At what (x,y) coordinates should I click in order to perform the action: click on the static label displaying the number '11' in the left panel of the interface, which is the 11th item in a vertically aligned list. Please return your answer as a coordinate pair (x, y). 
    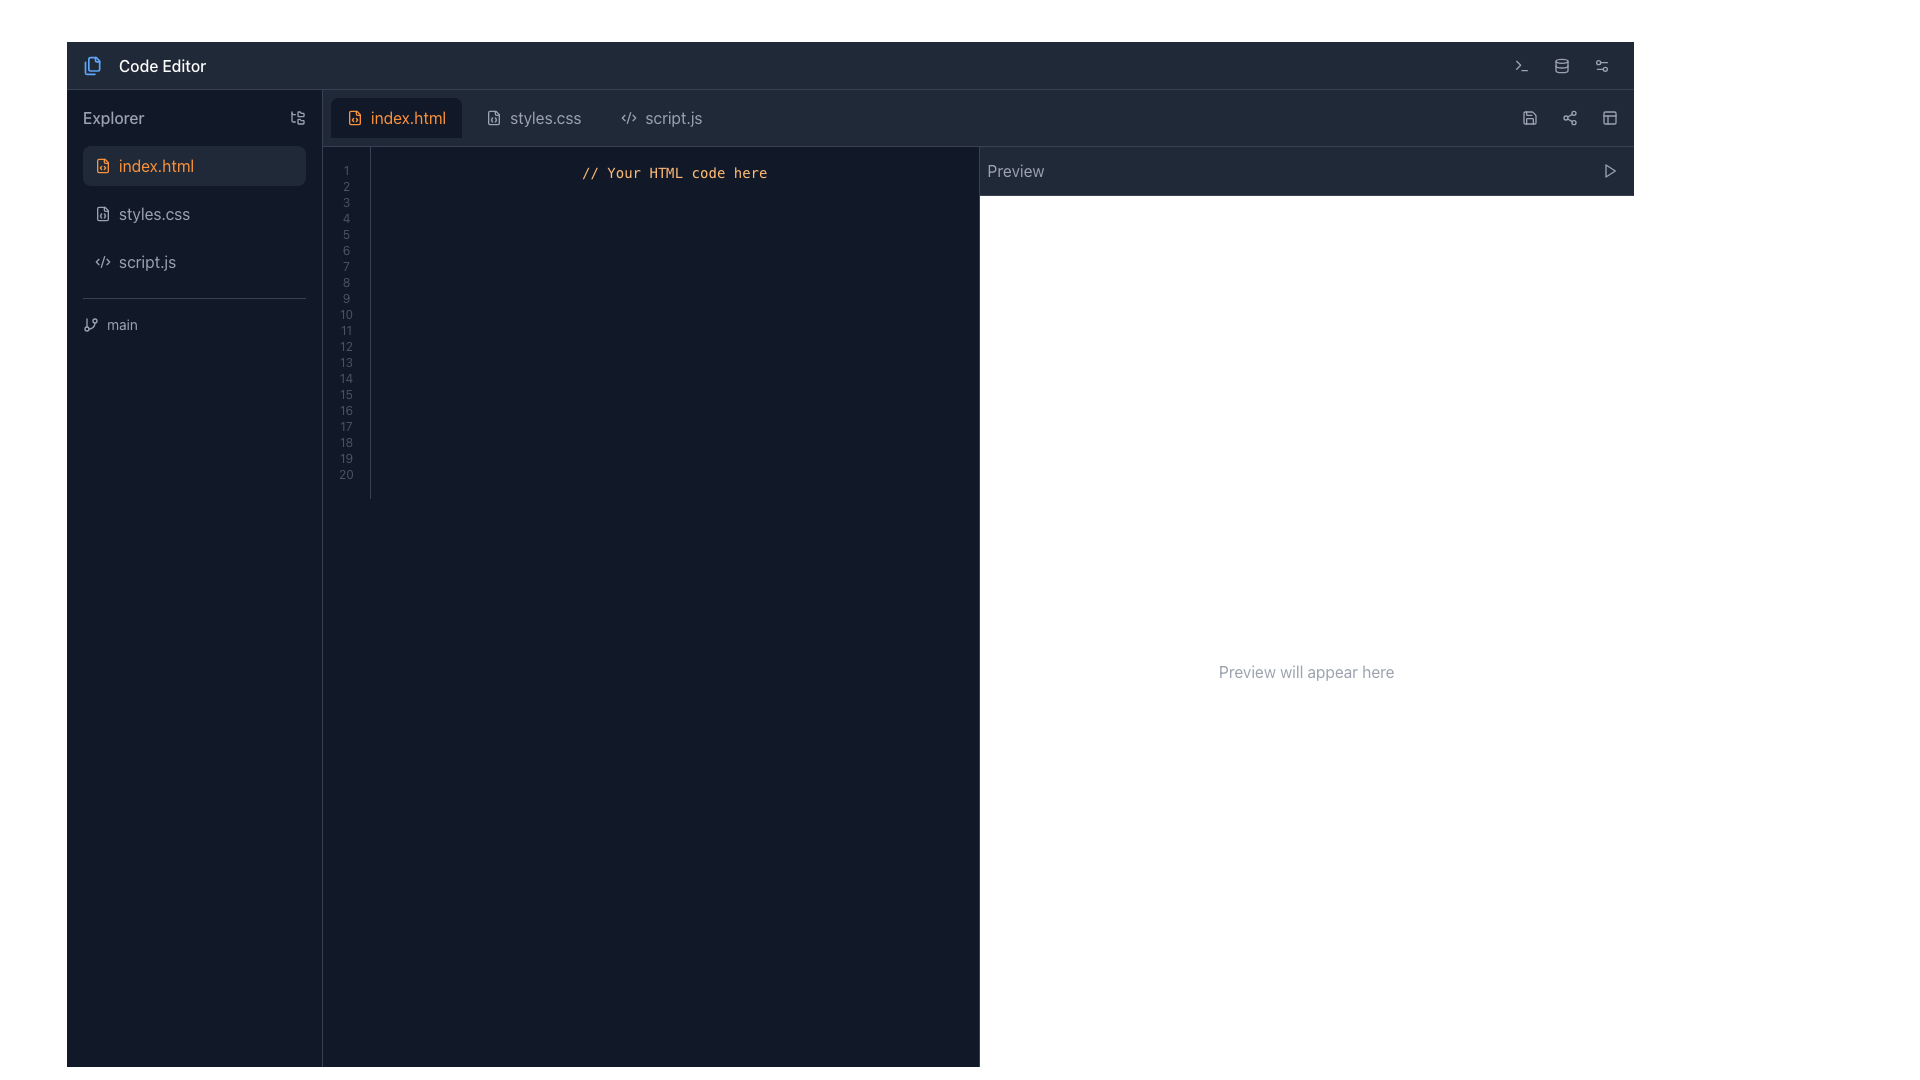
    Looking at the image, I should click on (346, 330).